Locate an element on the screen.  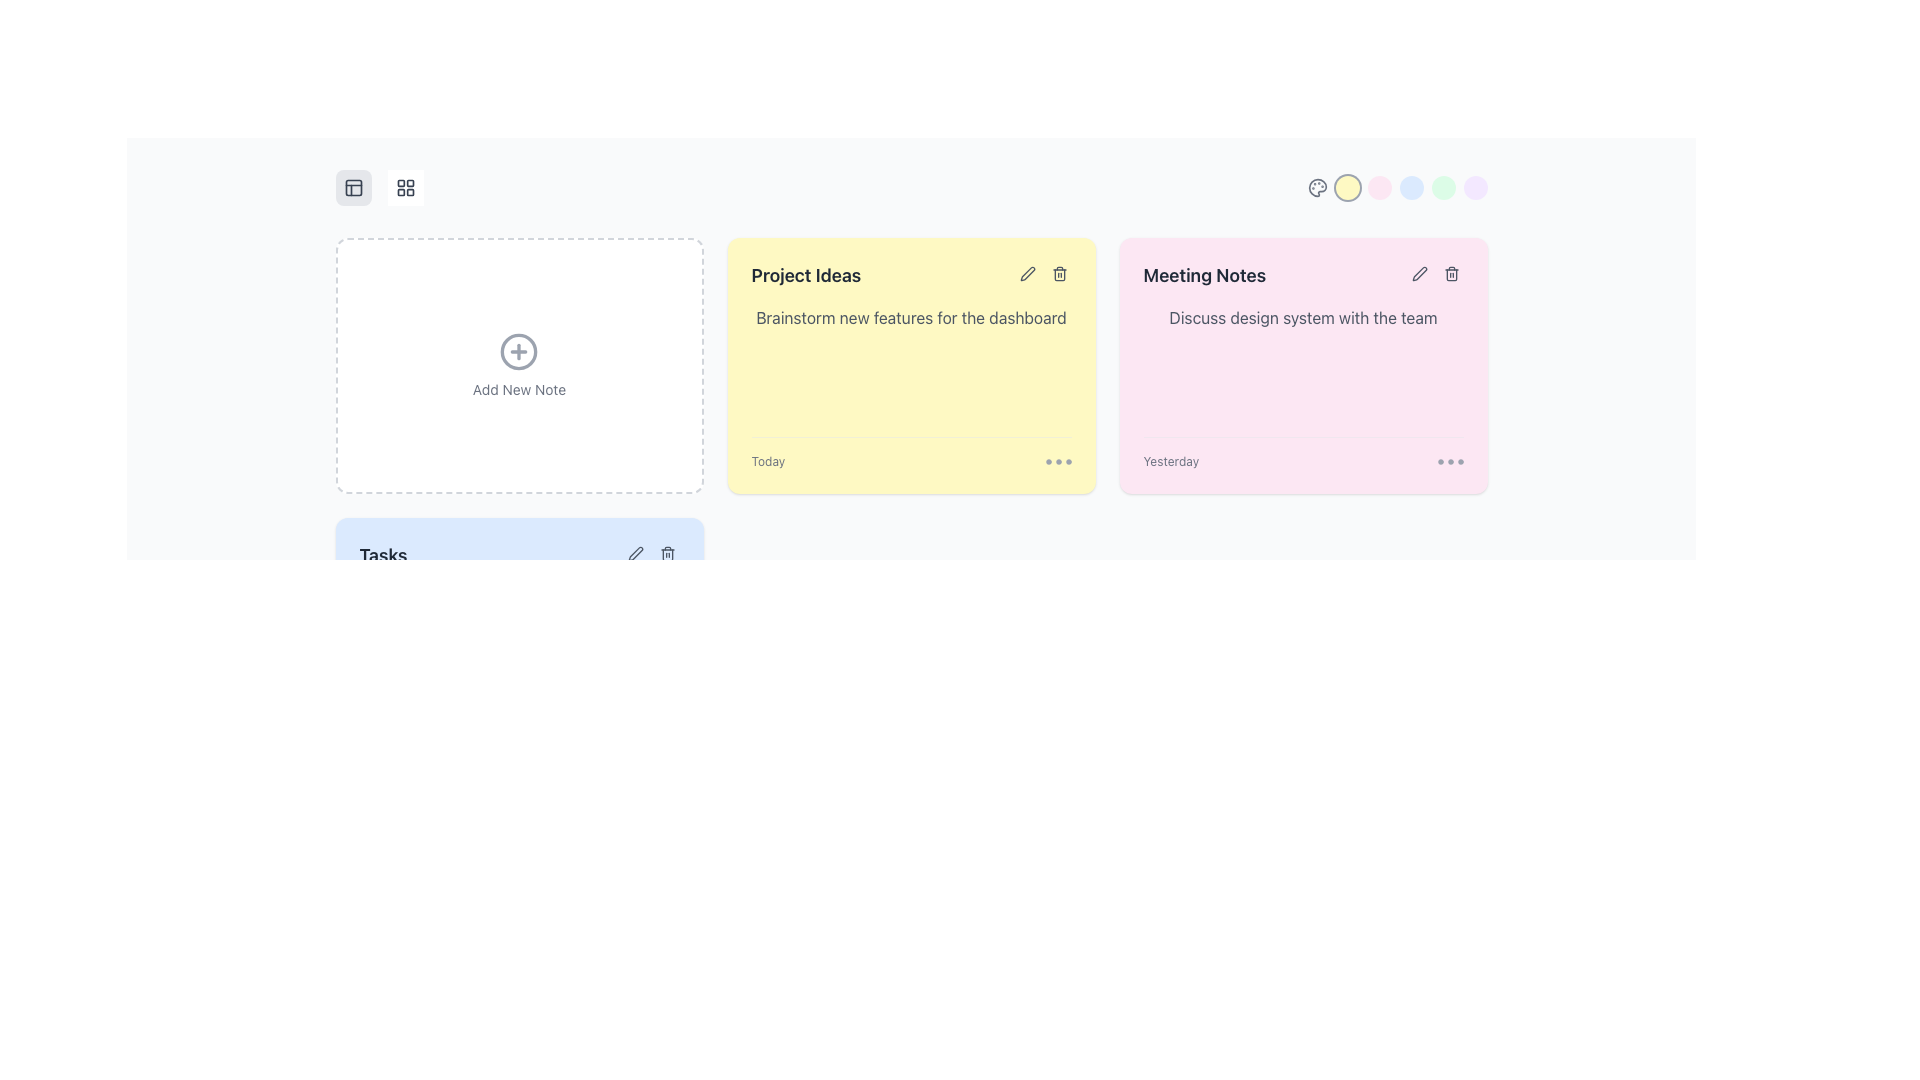
the timestamp text label that indicates the current day's relevance, located at the left side of the bottom section of the yellow 'Project Ideas' card is located at coordinates (767, 462).